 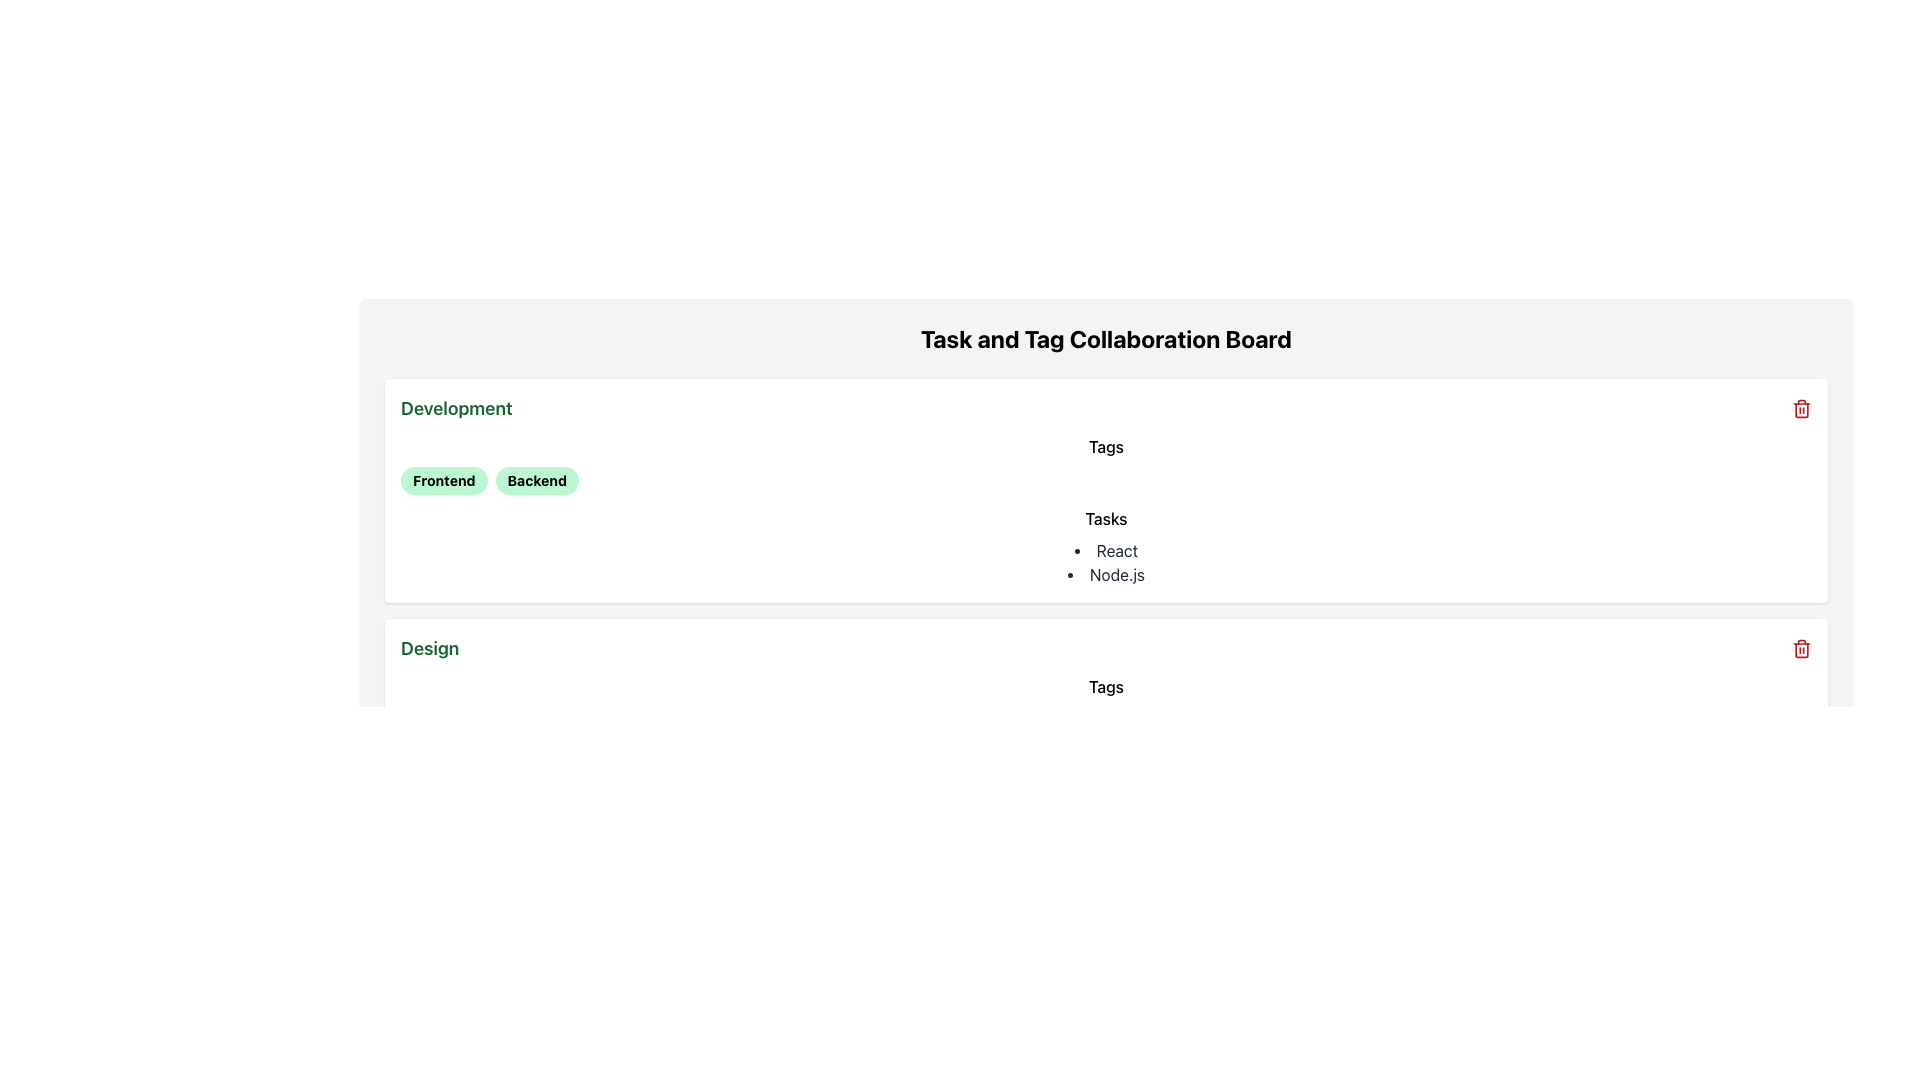 I want to click on the text label 'Design', which is styled in bold green font and positioned as a section heading in the lower part of the displayed section, so click(x=429, y=648).